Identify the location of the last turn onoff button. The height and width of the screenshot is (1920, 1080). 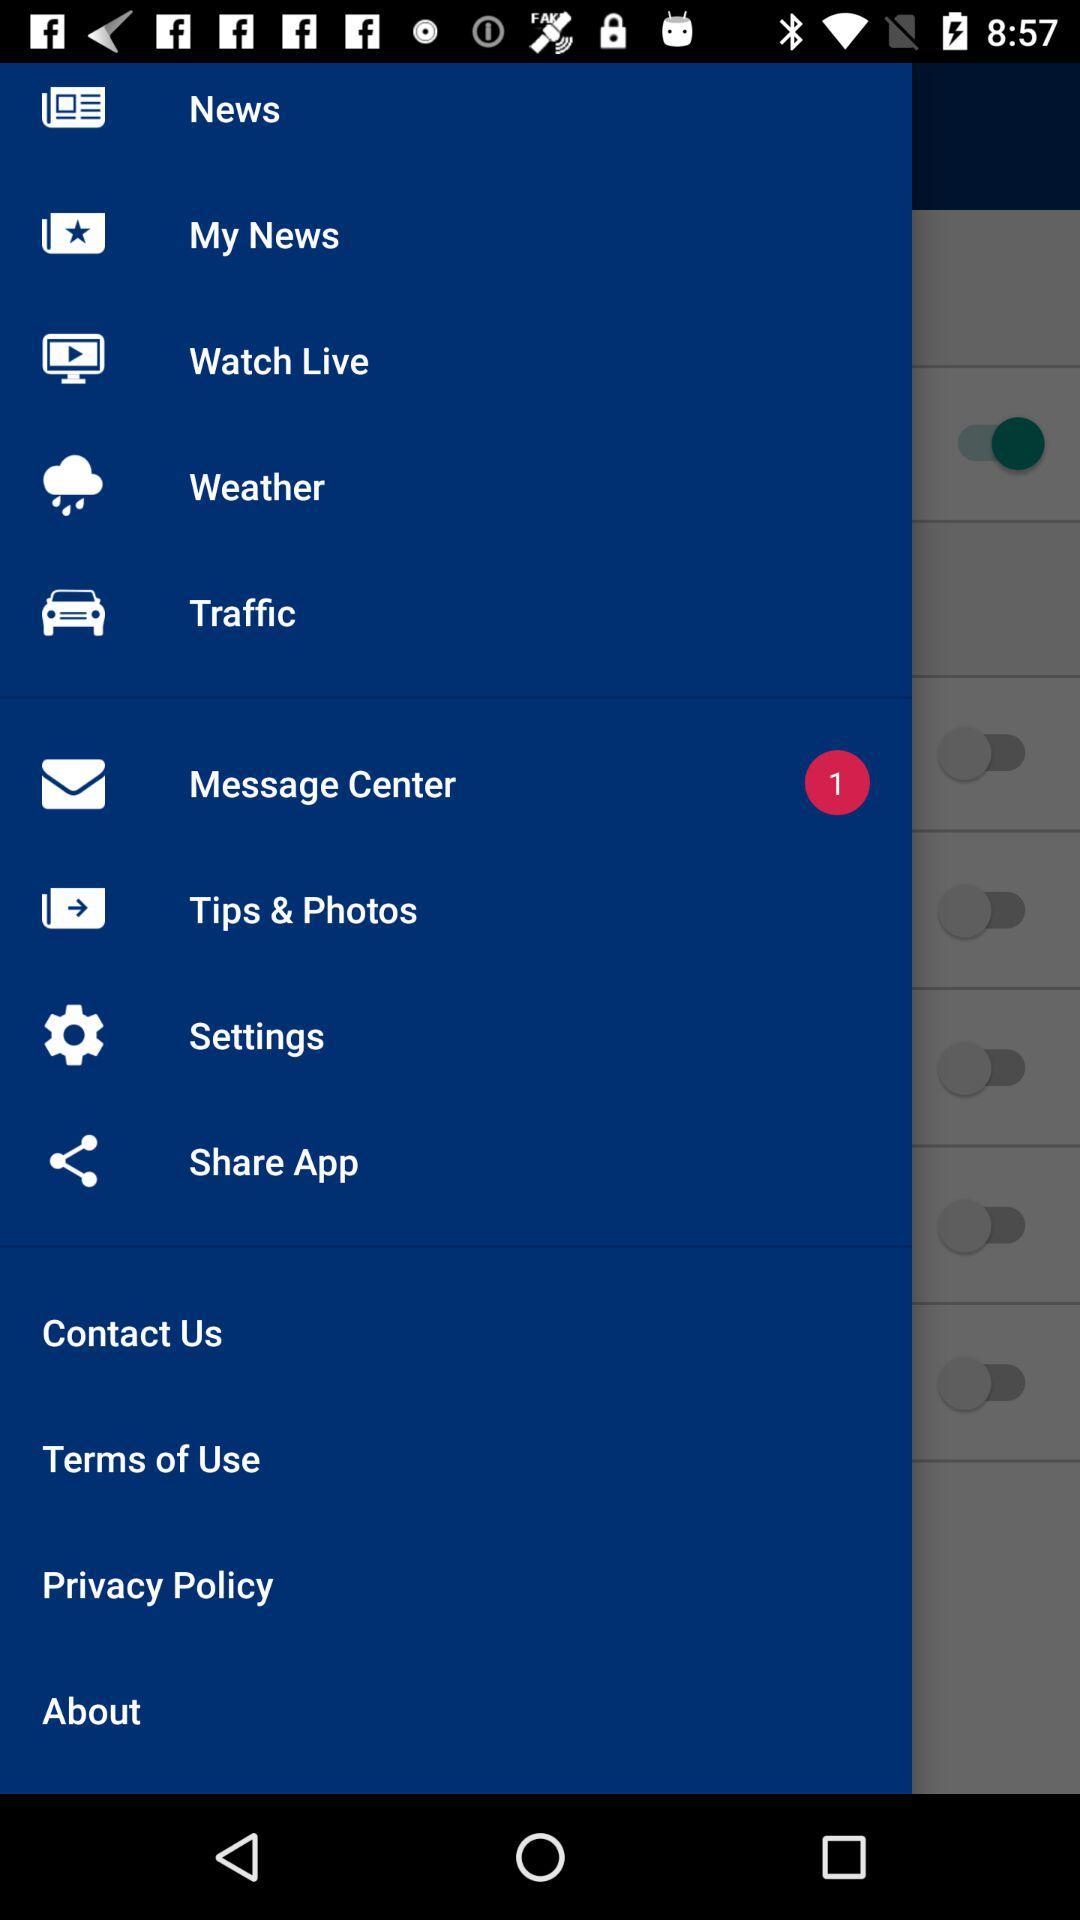
(991, 1382).